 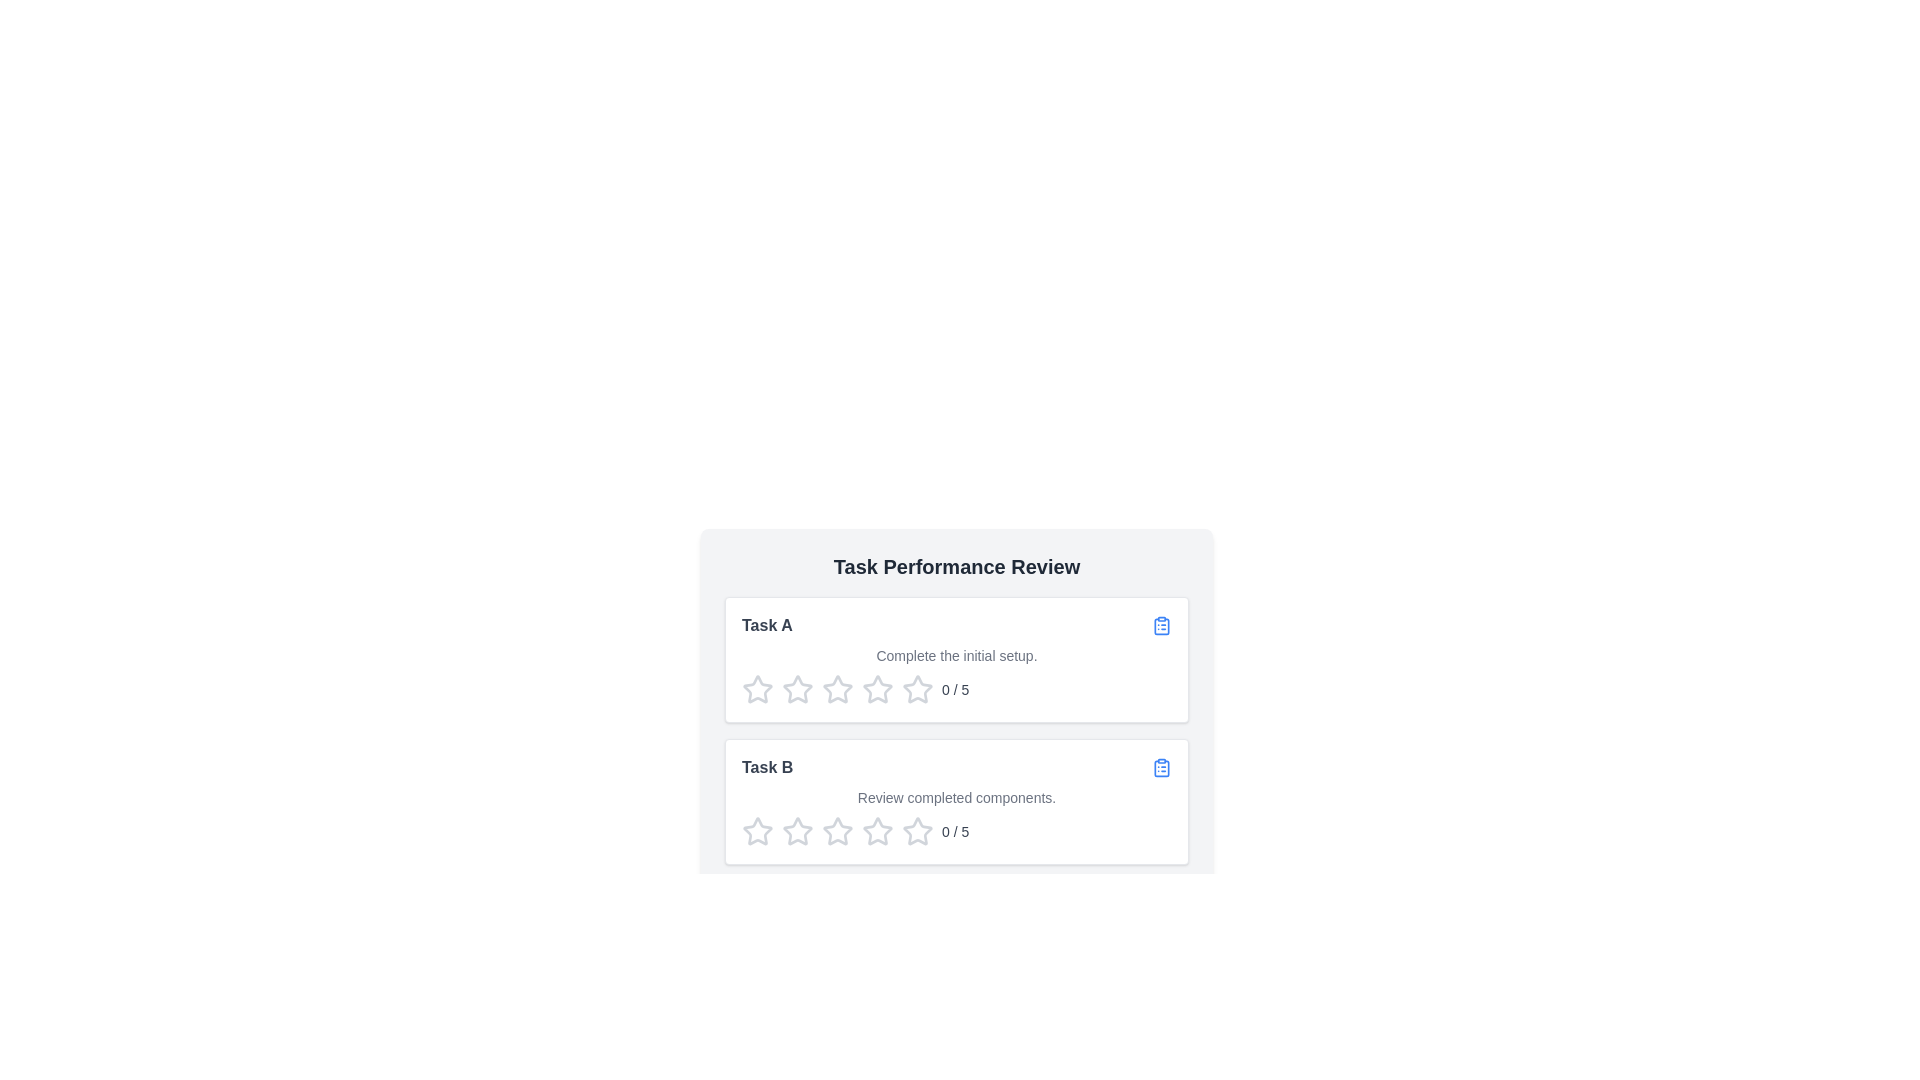 What do you see at coordinates (838, 831) in the screenshot?
I see `the second star icon in the rating row under the 'Task B' section` at bounding box center [838, 831].